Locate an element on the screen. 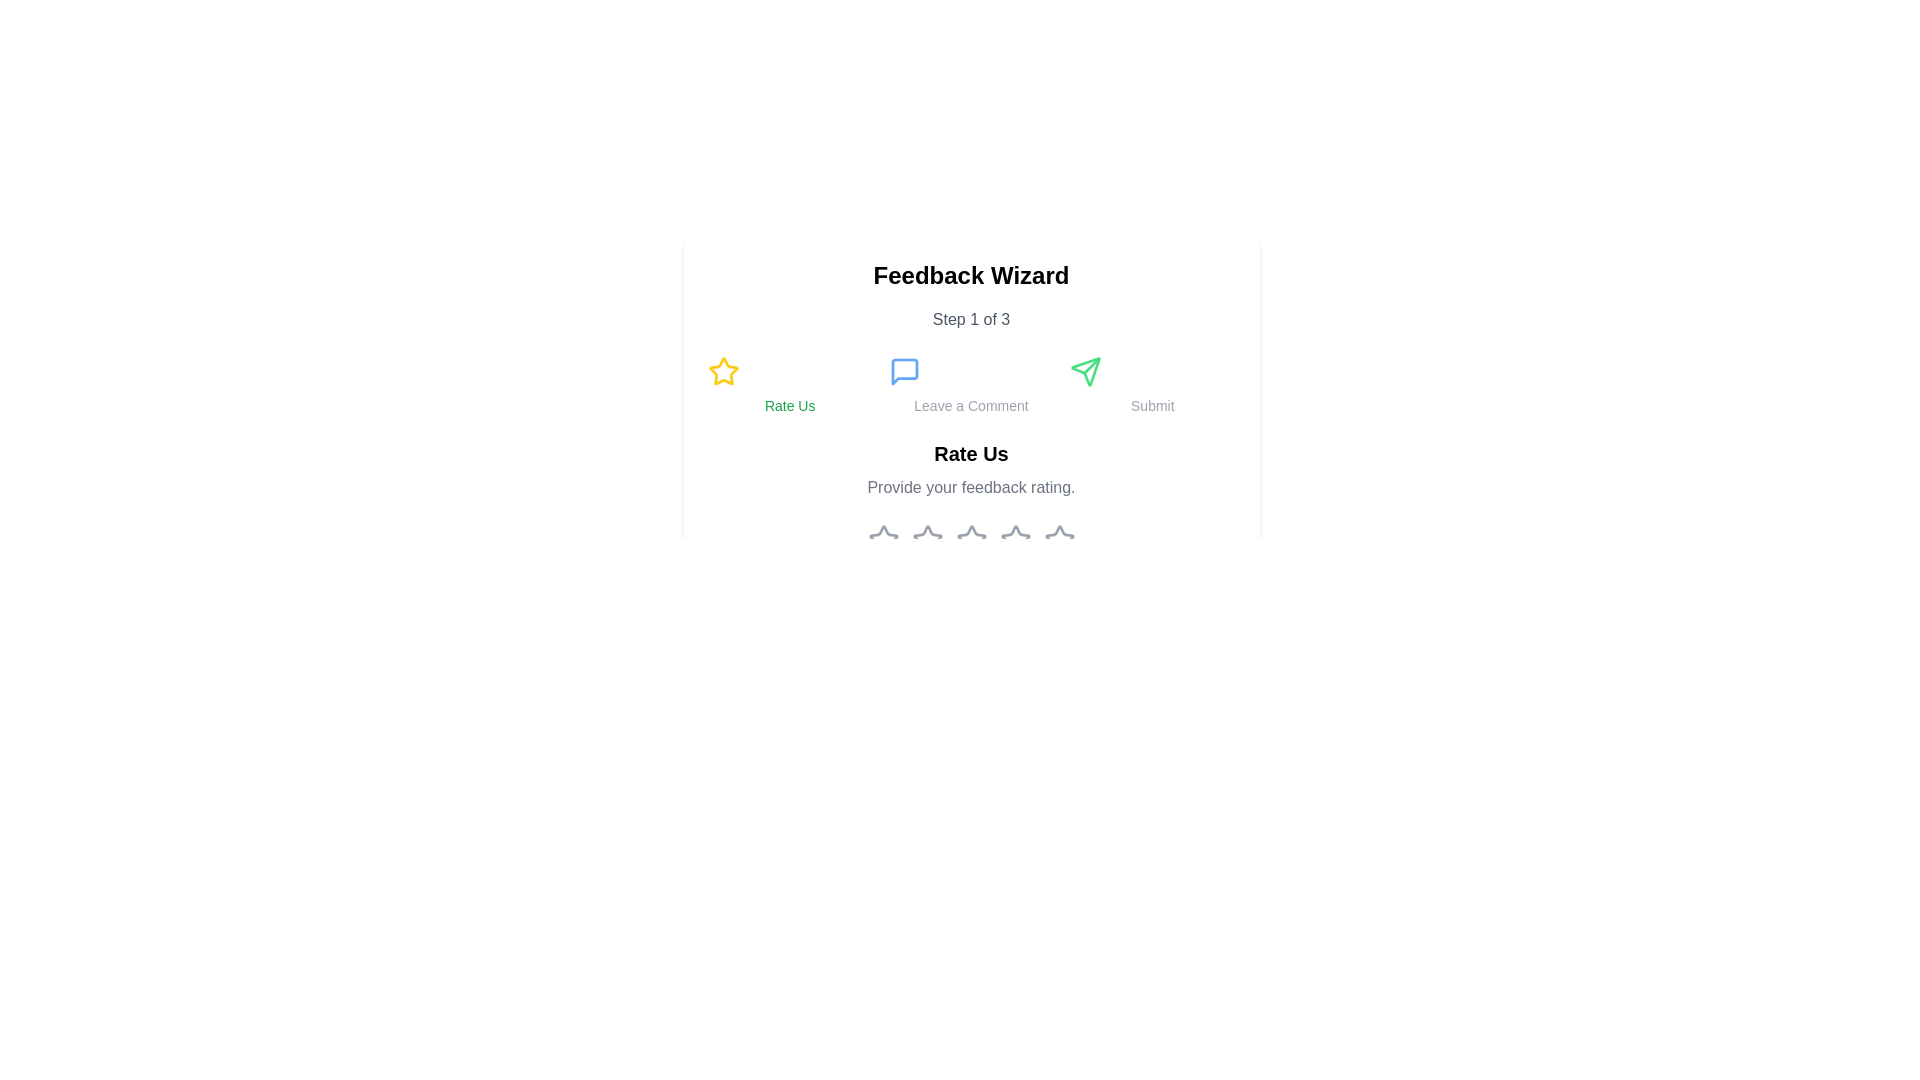 The height and width of the screenshot is (1080, 1920). the rating star located in the third position from the left in a row of five star icons, below the 'Rate Us' heading is located at coordinates (971, 538).